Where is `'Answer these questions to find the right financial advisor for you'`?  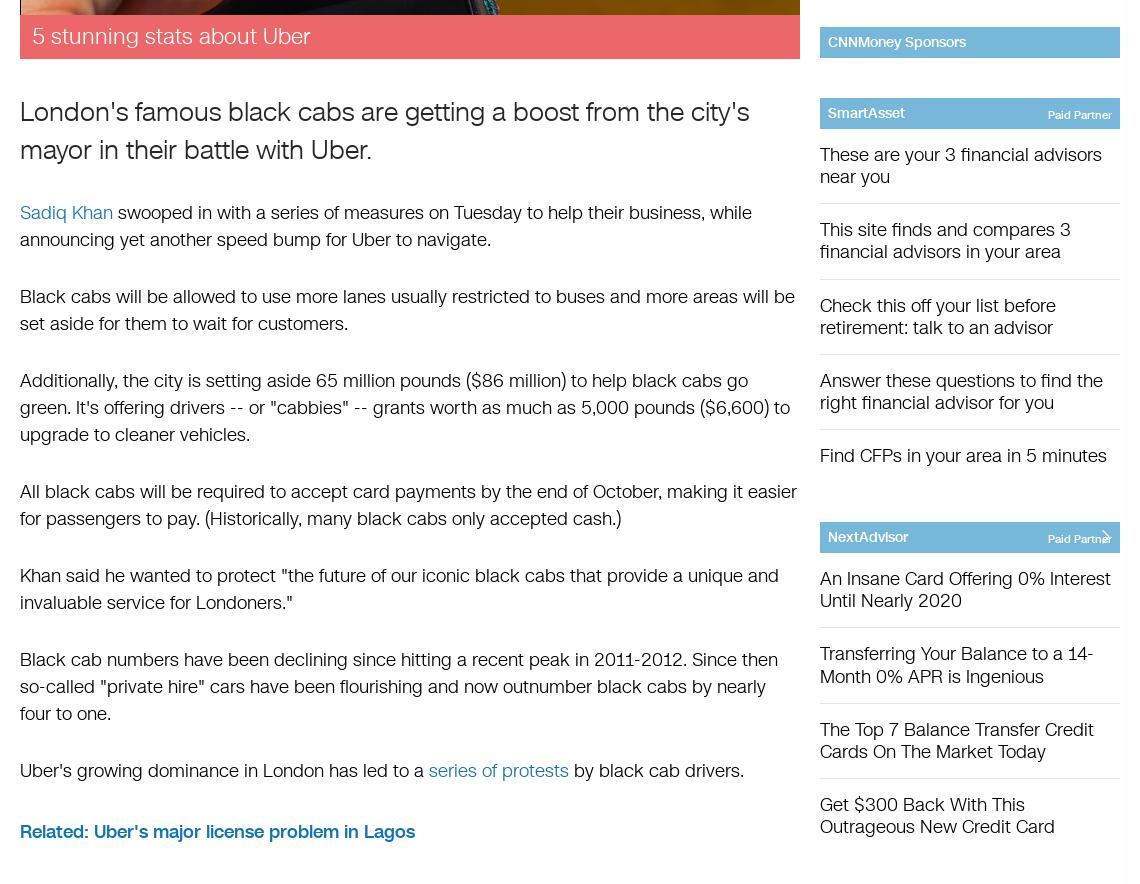 'Answer these questions to find the right financial advisor for you' is located at coordinates (819, 390).